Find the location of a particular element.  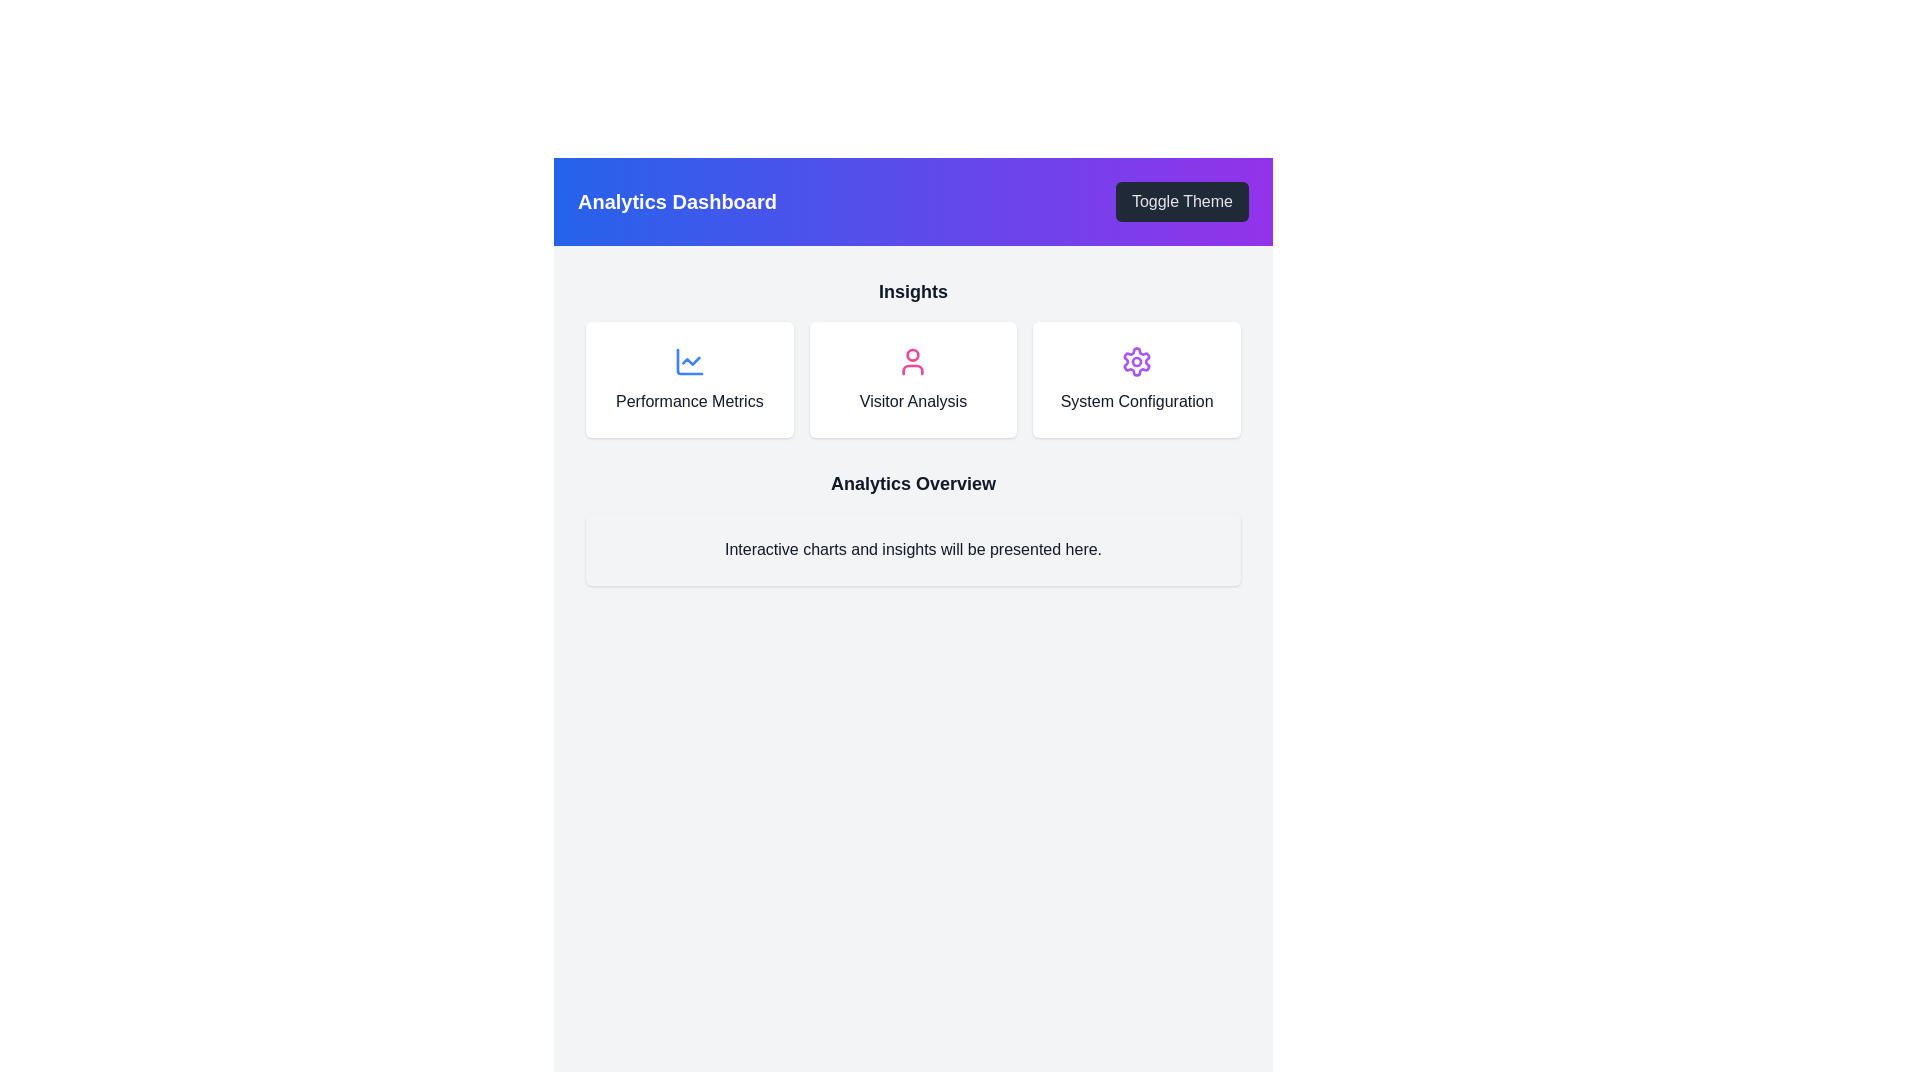

text label 'Analytics Overview' which is a bold header positioned centrally beneath the cards in the 'Insights' section is located at coordinates (912, 483).